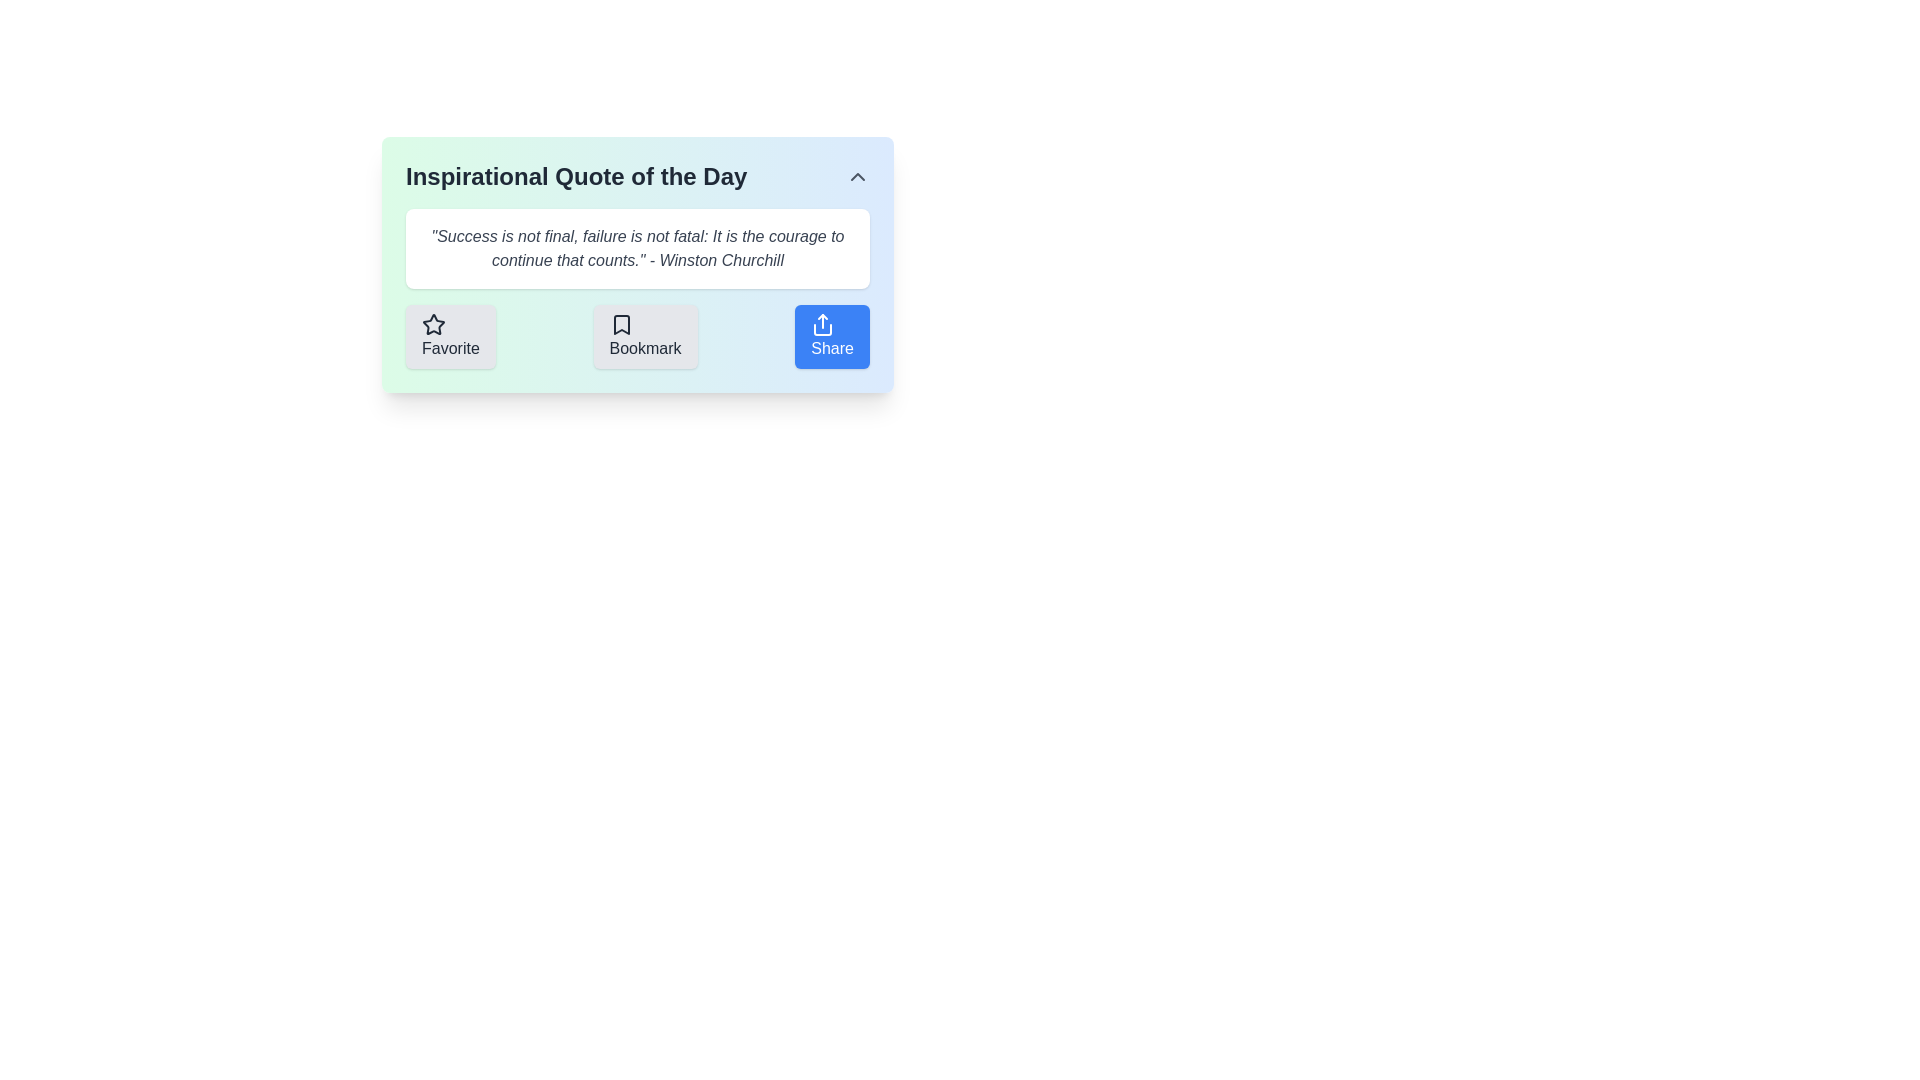 The image size is (1920, 1080). I want to click on the 'Inspirational Quote of the Day' header, so click(637, 176).